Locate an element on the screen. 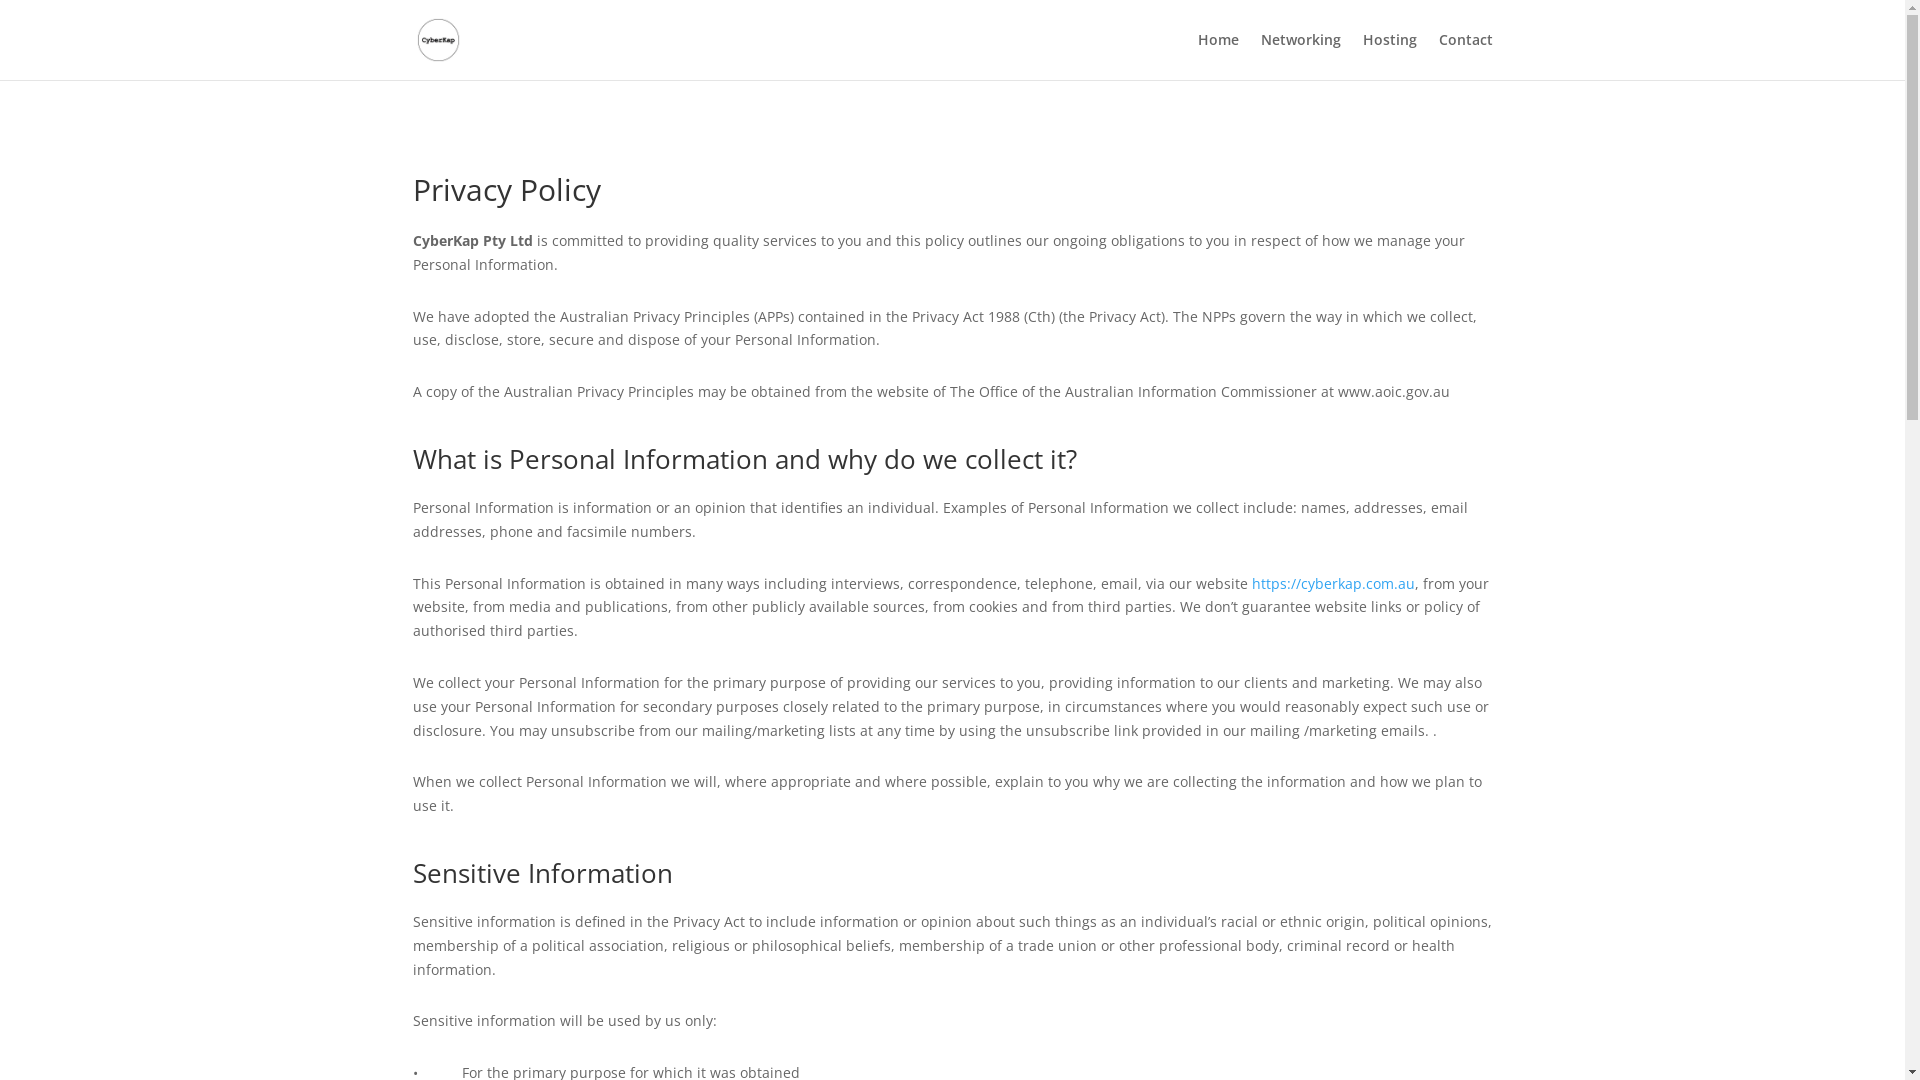 The height and width of the screenshot is (1080, 1920). 'Contact' is located at coordinates (1464, 55).